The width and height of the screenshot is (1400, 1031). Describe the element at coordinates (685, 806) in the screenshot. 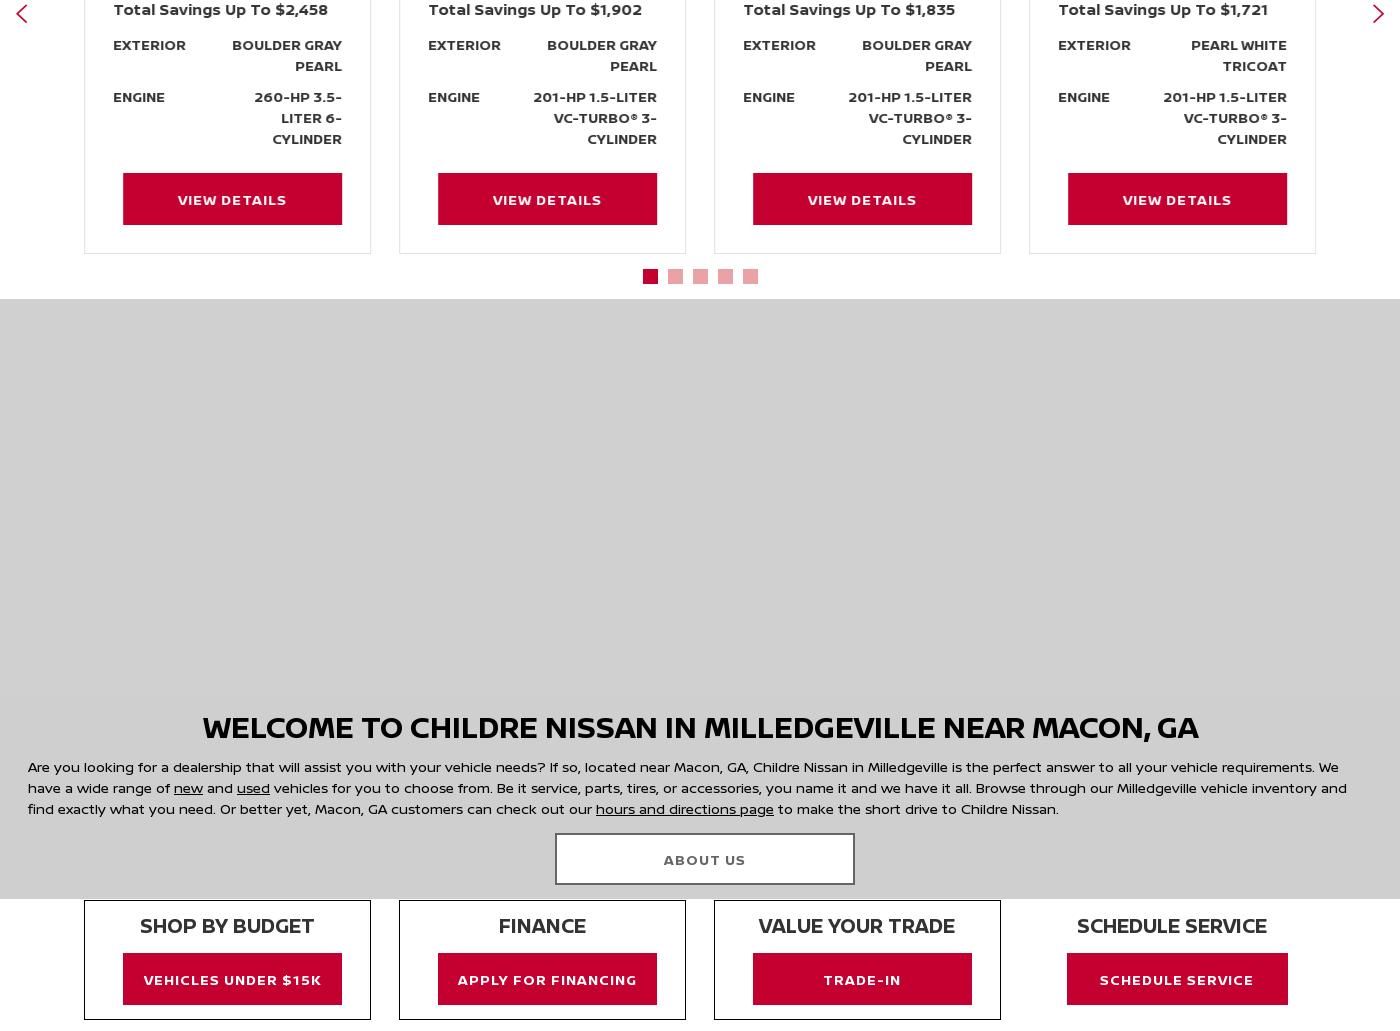

I see `'hours and directions page'` at that location.